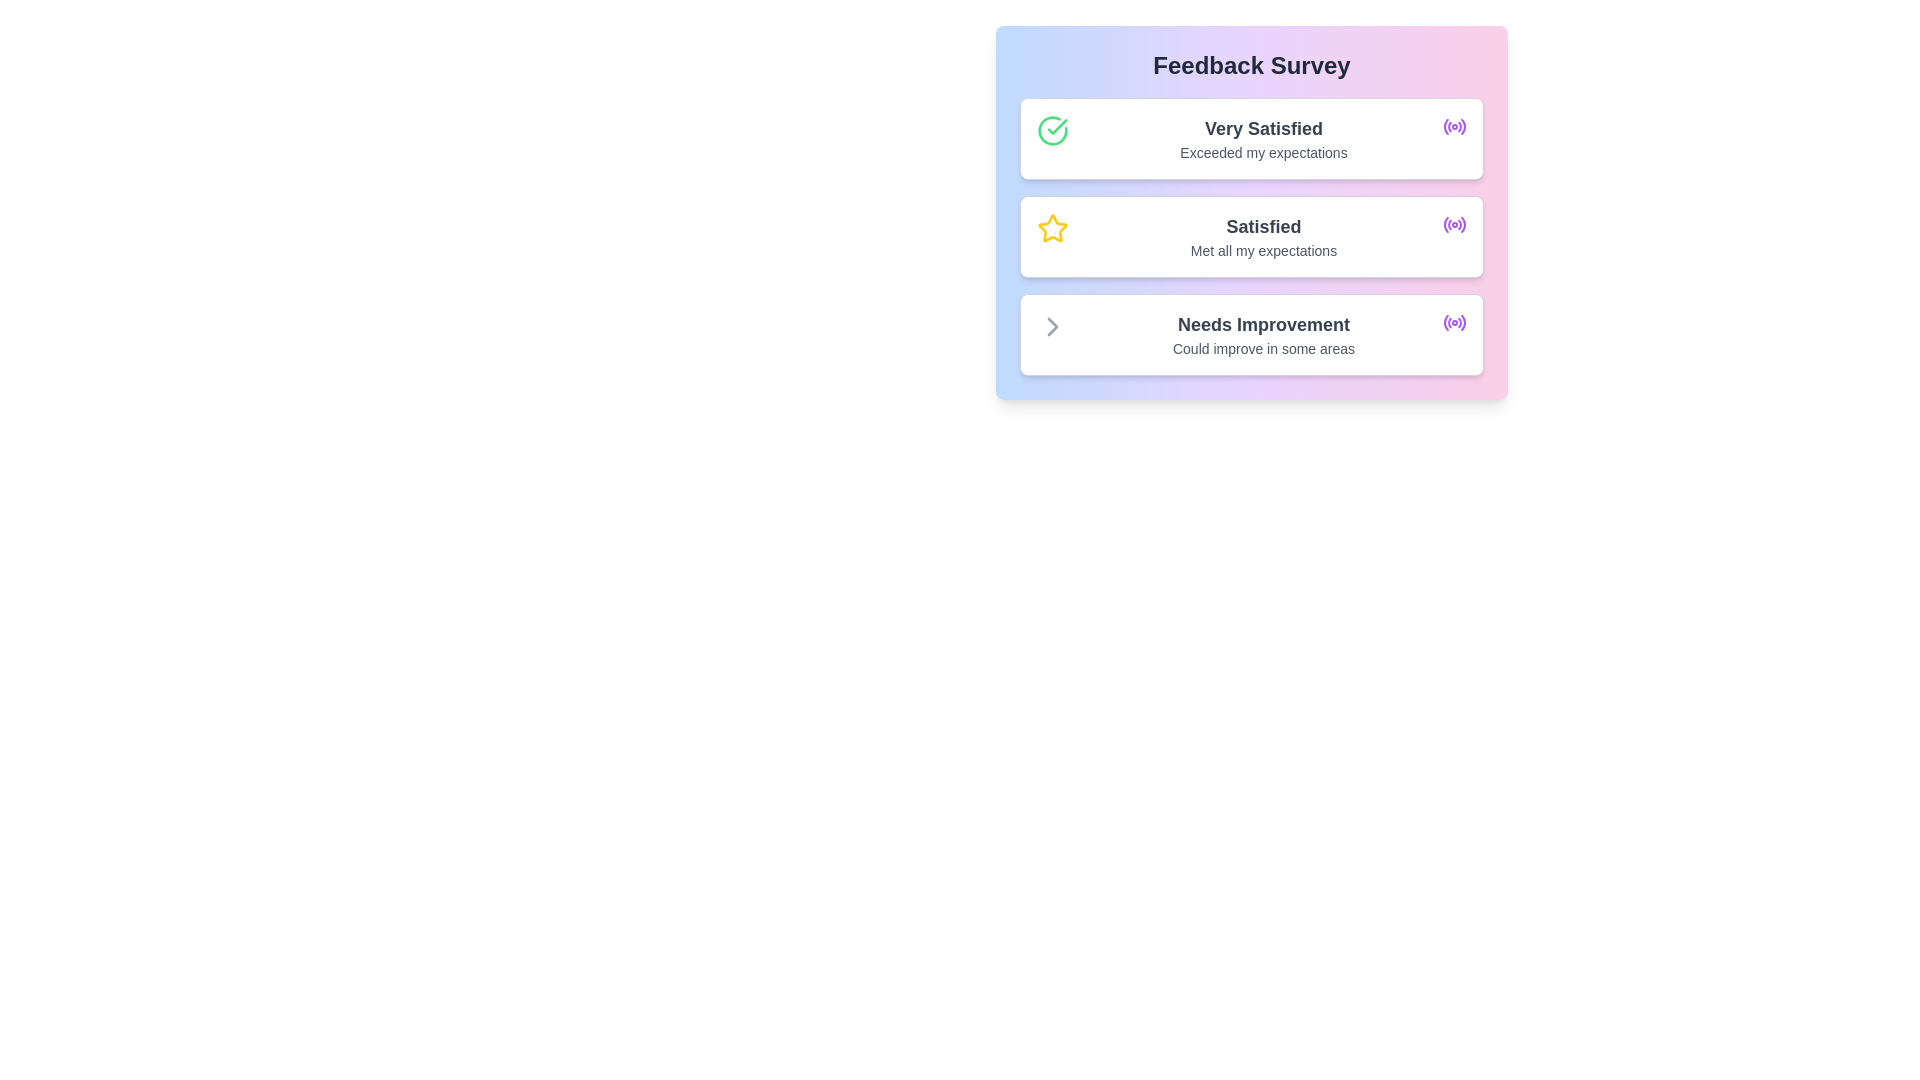 Image resolution: width=1920 pixels, height=1080 pixels. What do you see at coordinates (1251, 64) in the screenshot?
I see `the text label at the top of the survey section, which serves as the title or header for the listed options below` at bounding box center [1251, 64].